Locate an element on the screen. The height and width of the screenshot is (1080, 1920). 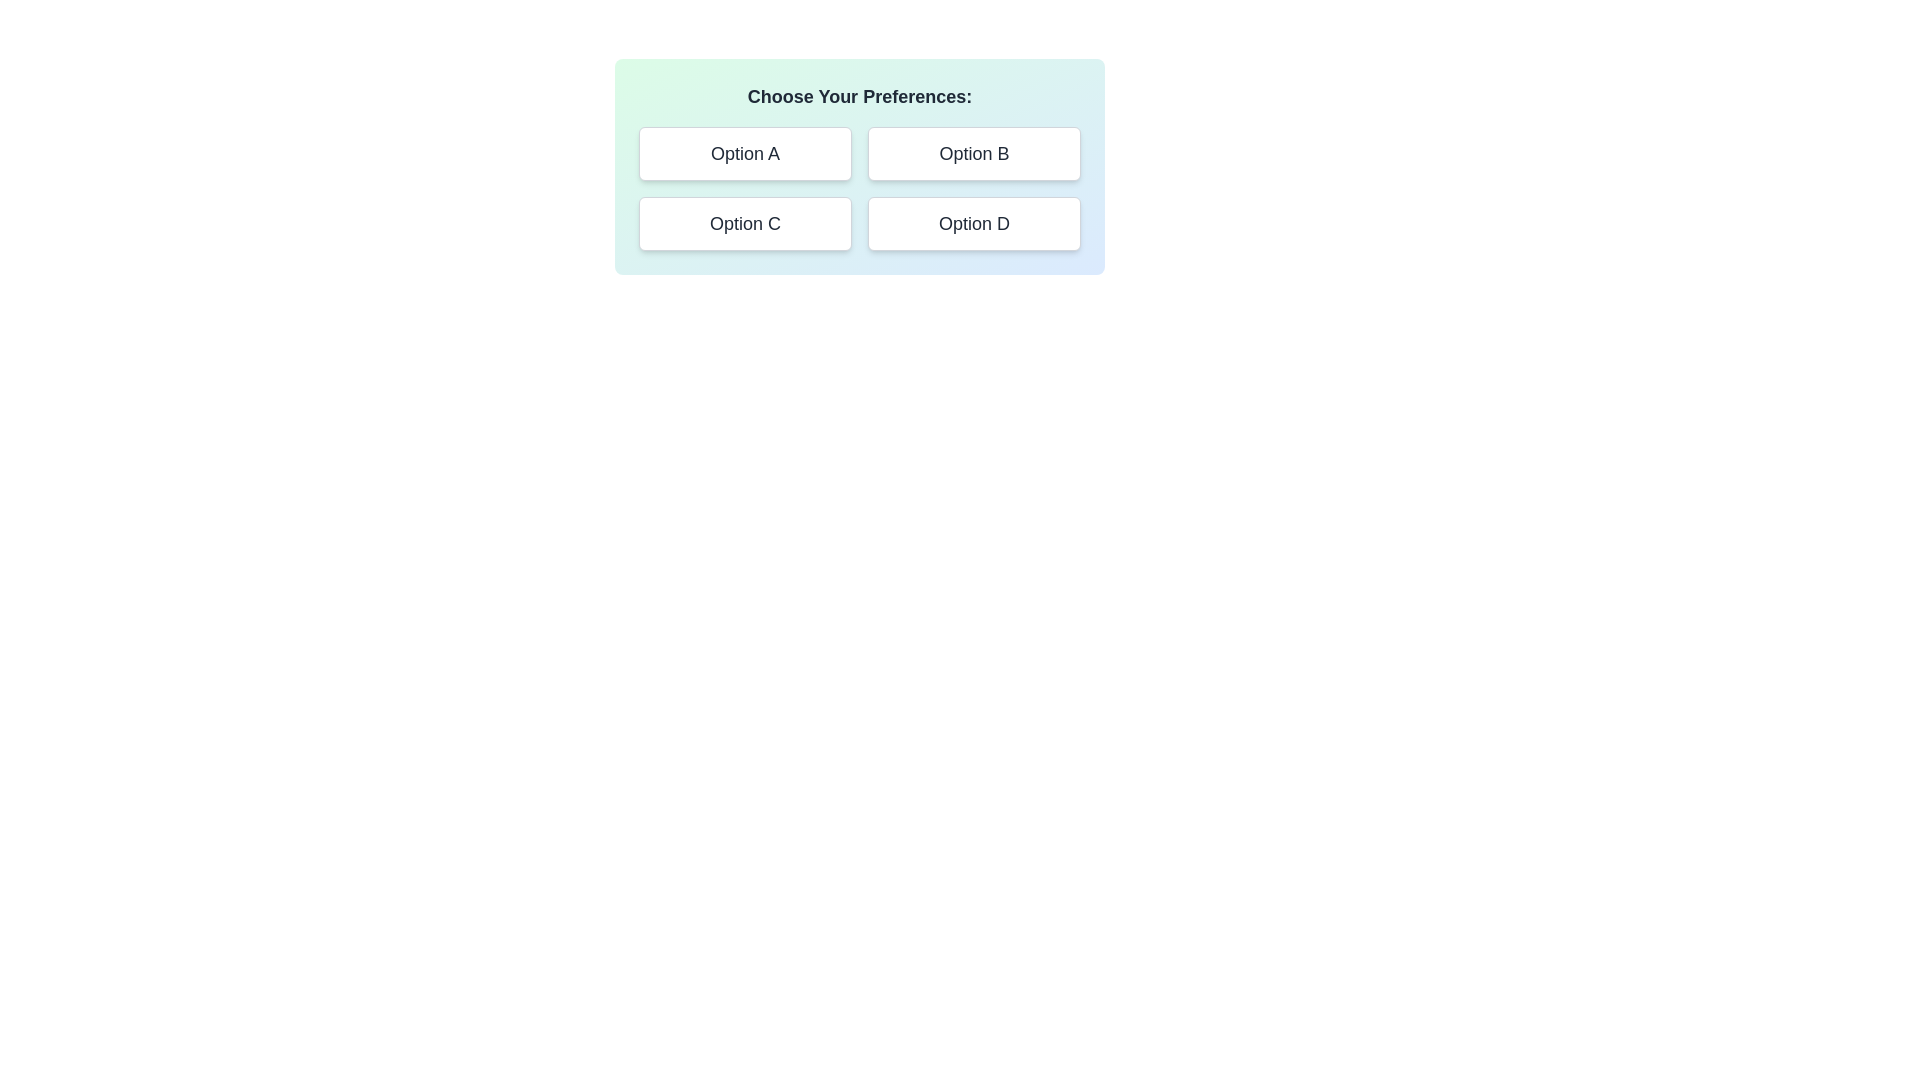
the button labeled Option C to select it is located at coordinates (744, 223).